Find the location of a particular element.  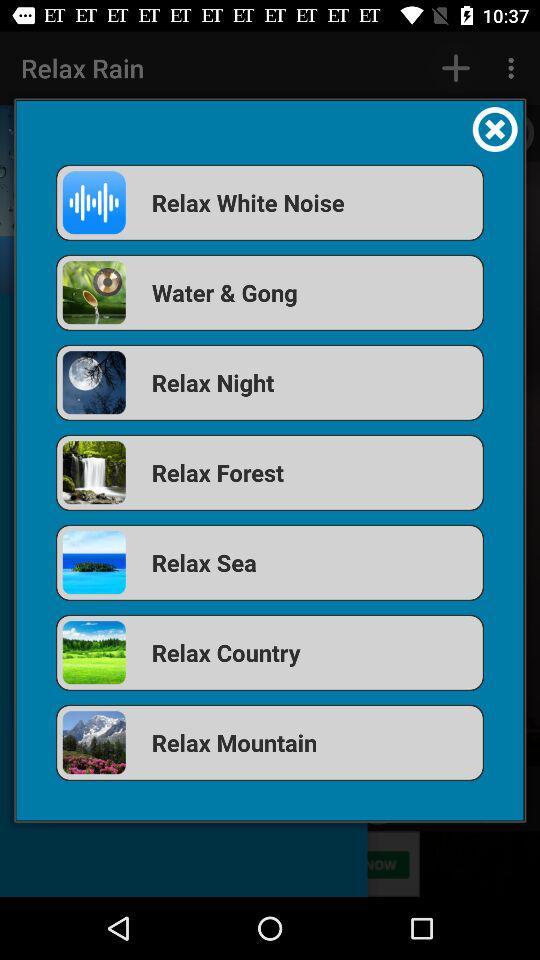

item above the relax mountain is located at coordinates (270, 651).